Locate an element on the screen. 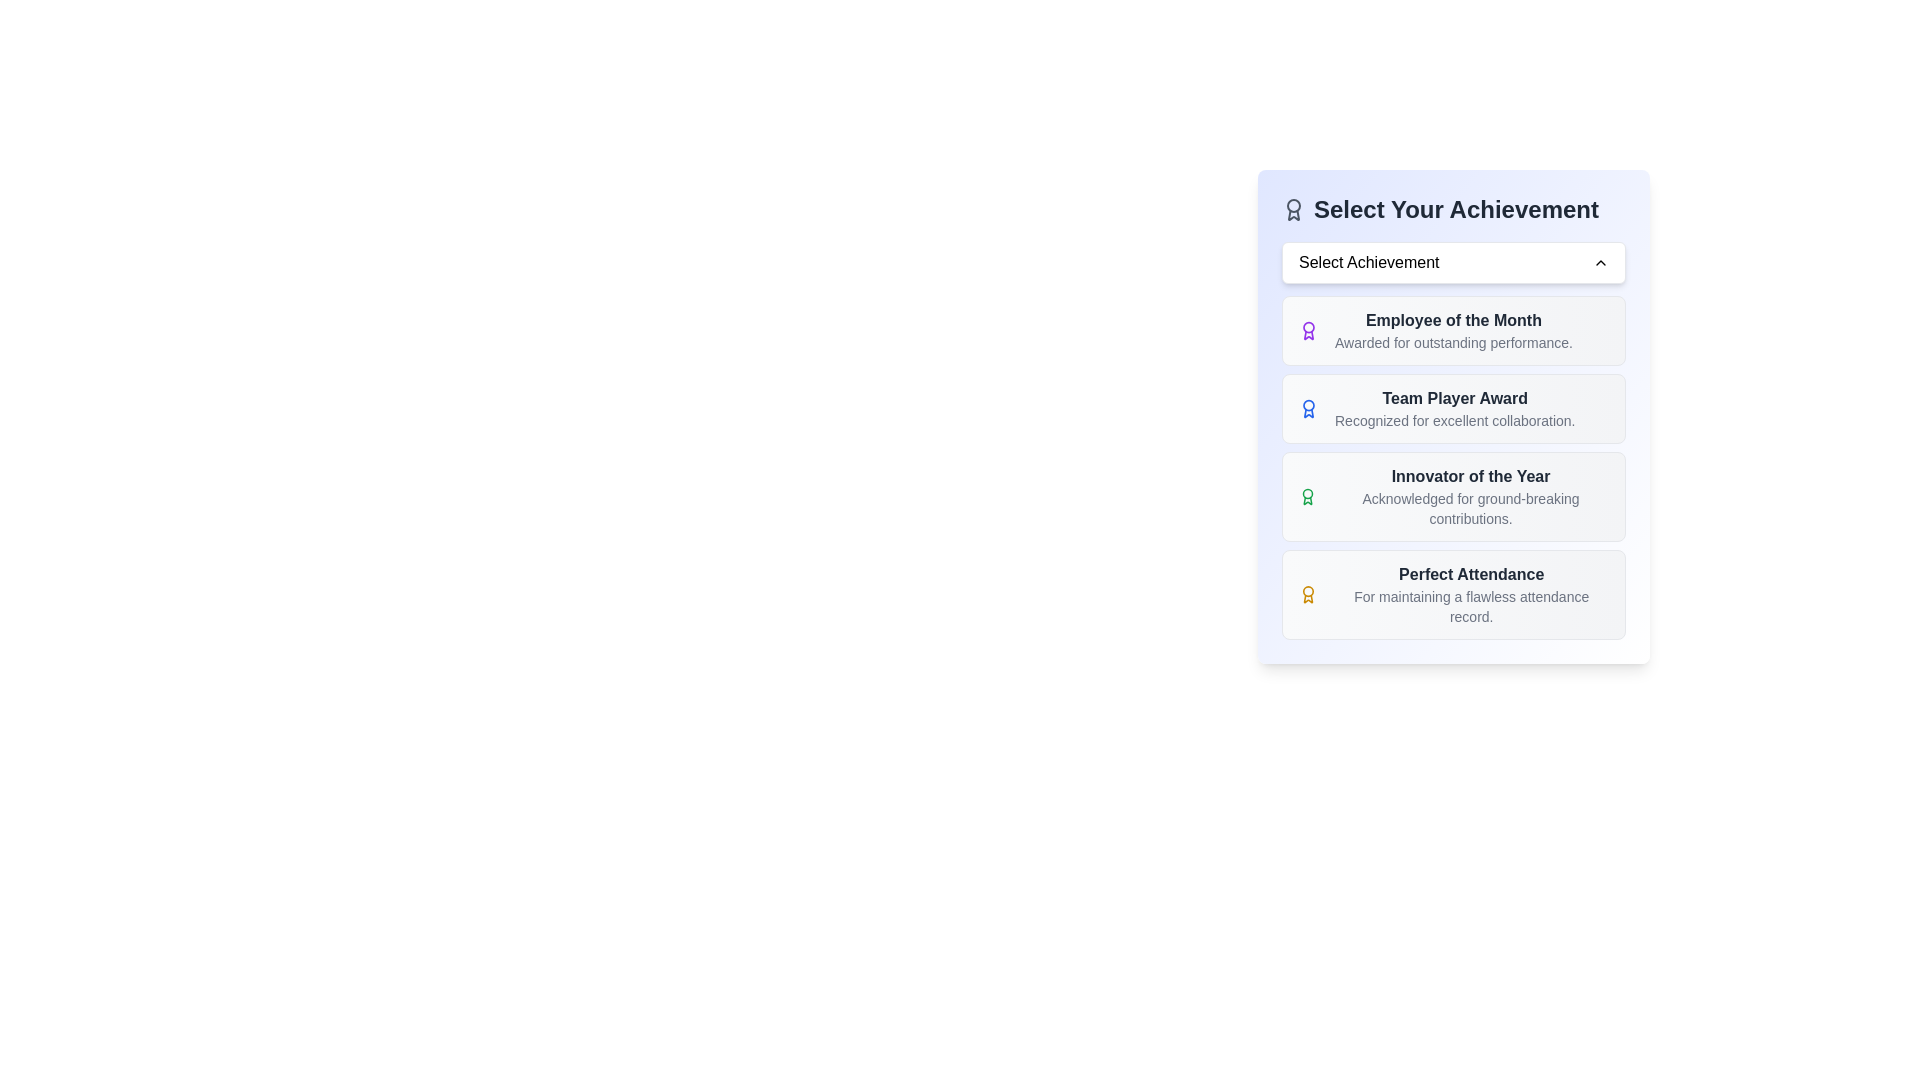  the blue award badge SVG icon located to the left of the text 'Team Player Award' is located at coordinates (1309, 407).